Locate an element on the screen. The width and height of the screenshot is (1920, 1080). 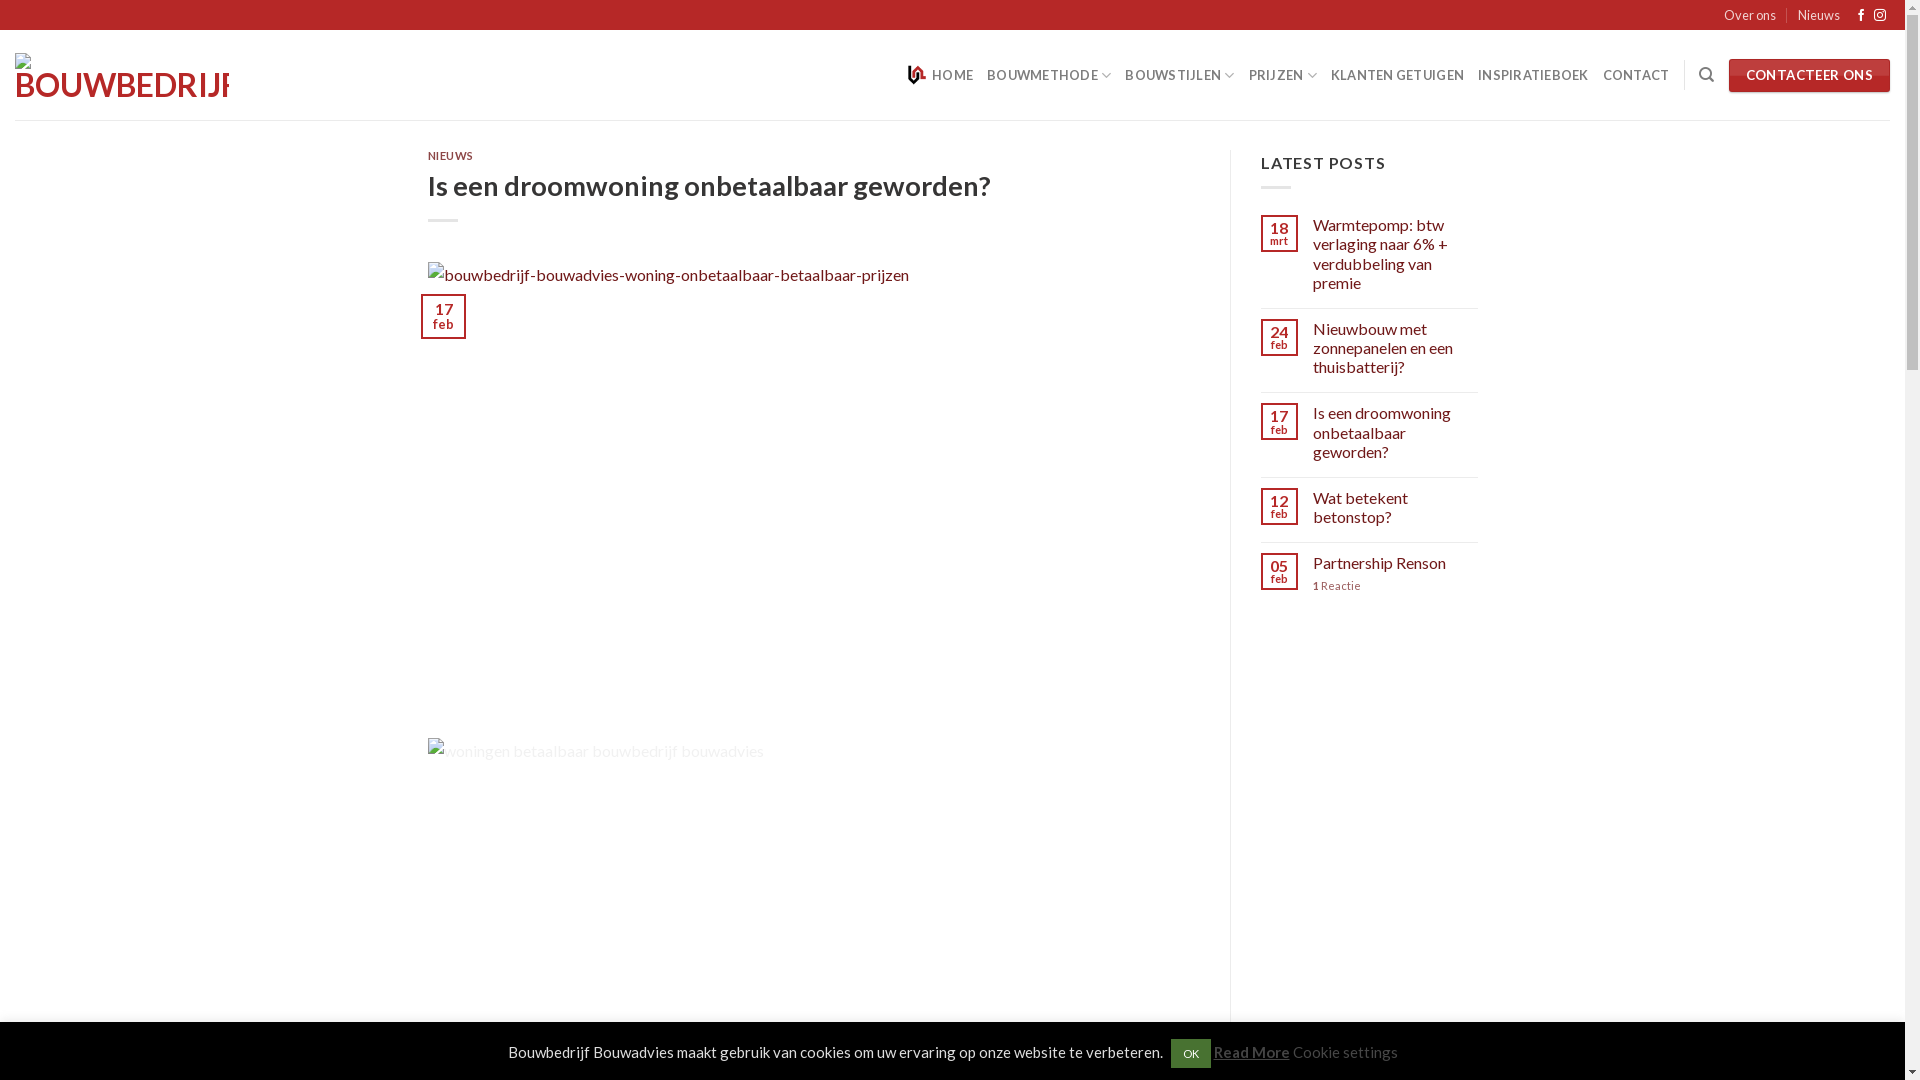
'BOUWMETHODE' is located at coordinates (987, 73).